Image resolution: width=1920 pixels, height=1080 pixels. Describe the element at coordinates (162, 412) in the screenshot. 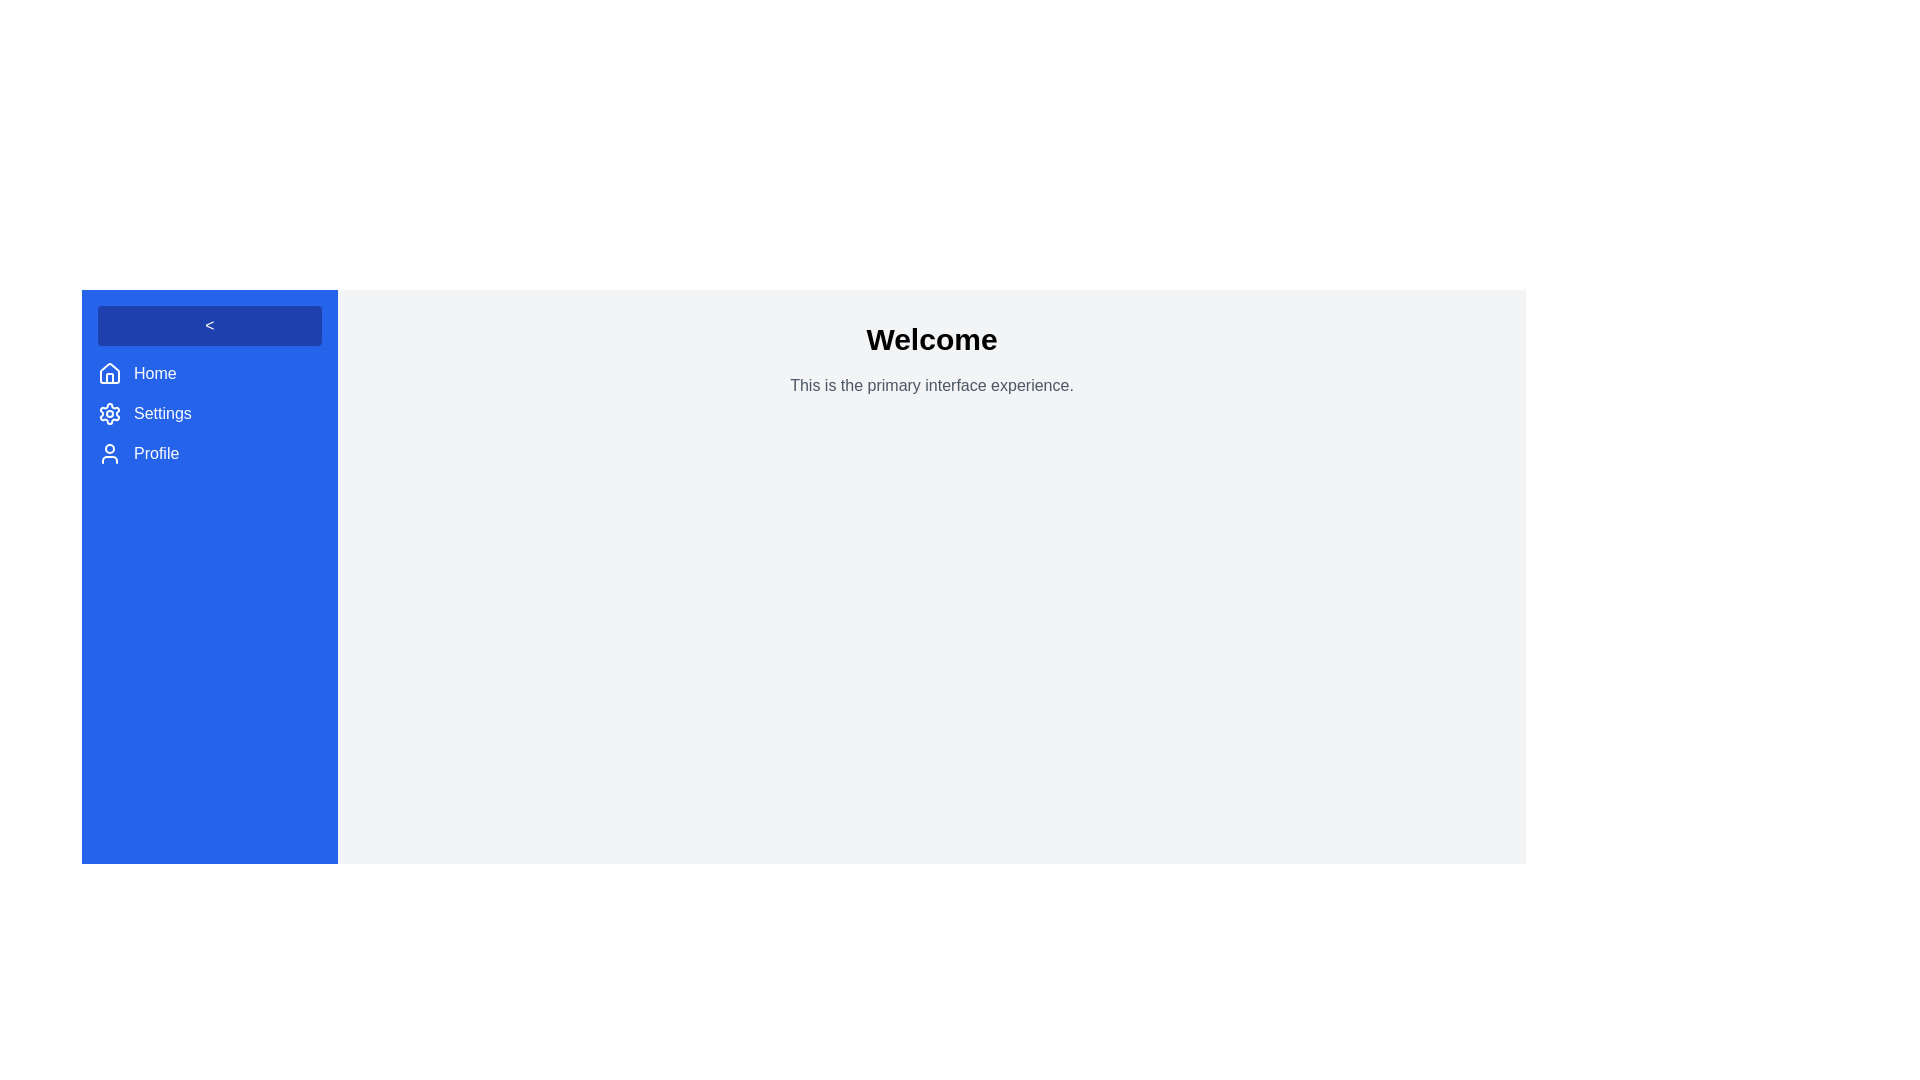

I see `the 'Settings' text label in the side navigation menu to potentially display additional details` at that location.